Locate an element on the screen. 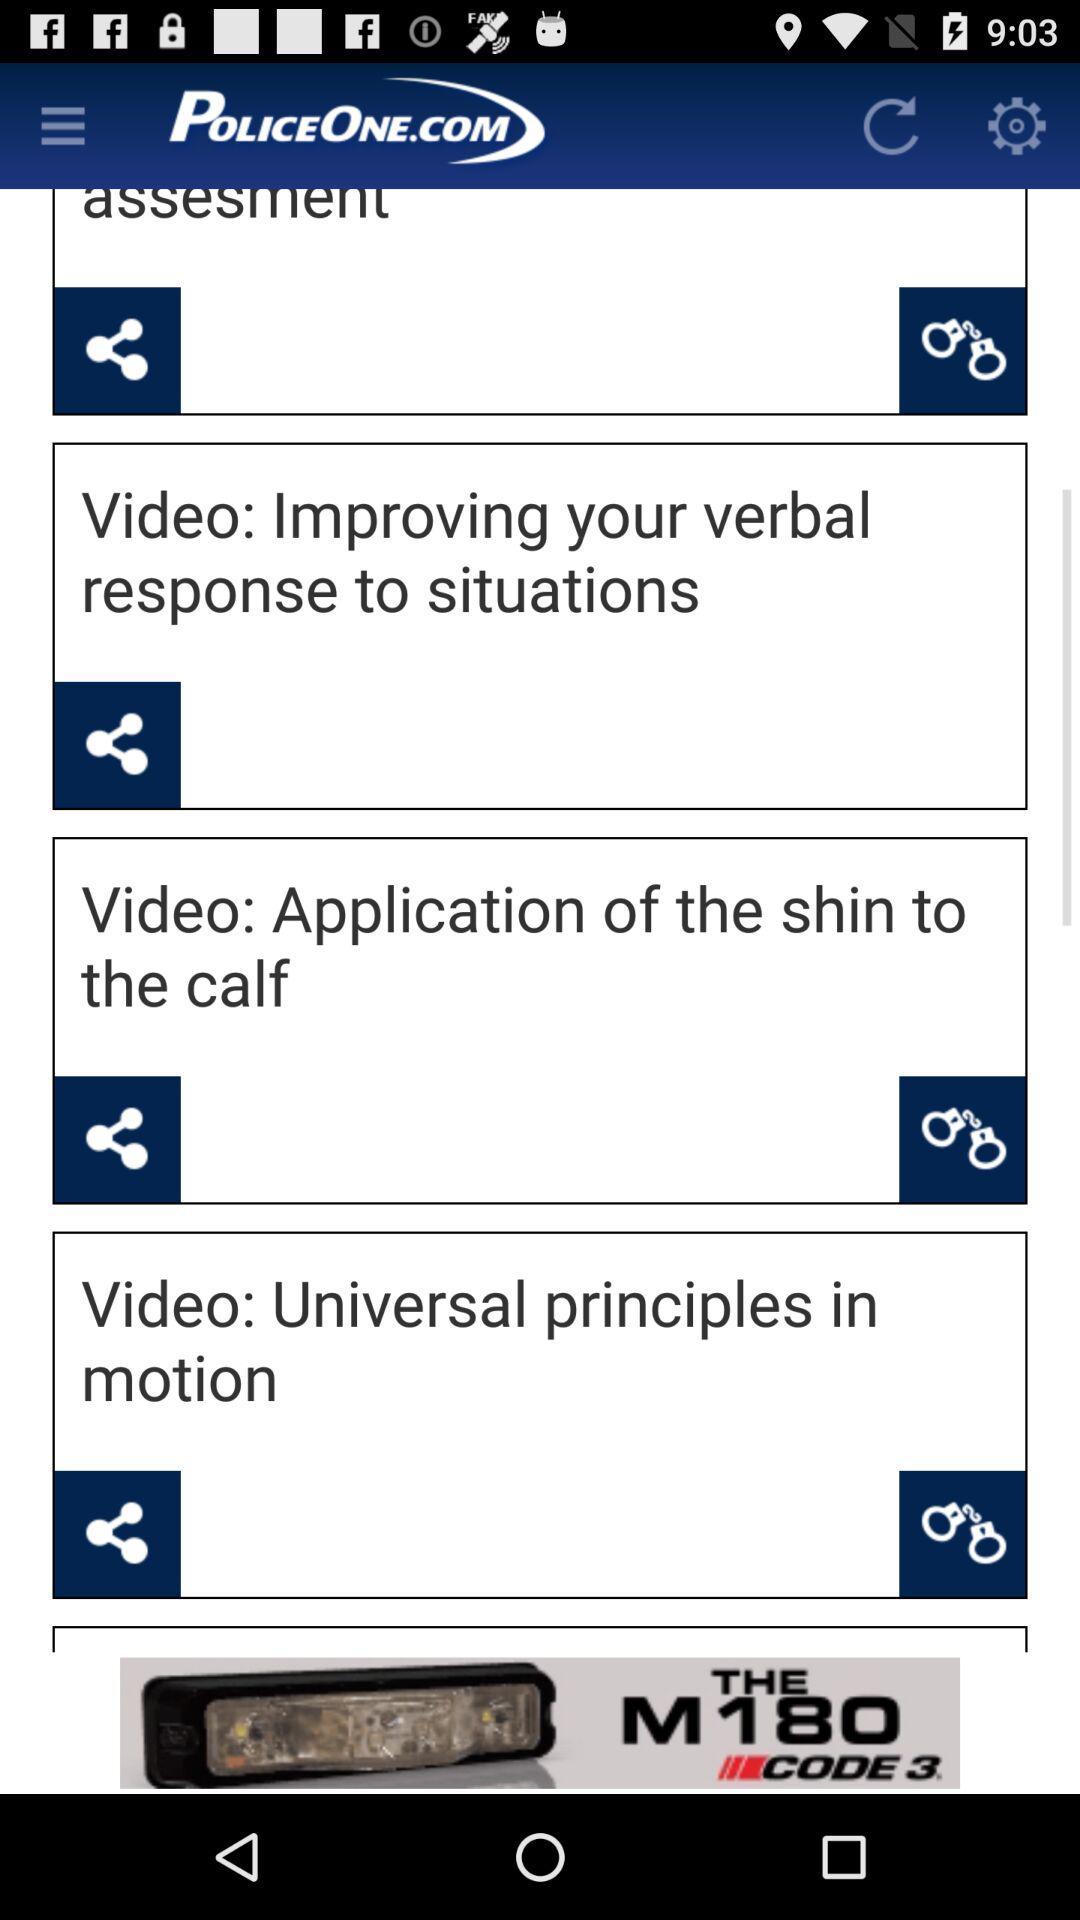  reload is located at coordinates (890, 124).